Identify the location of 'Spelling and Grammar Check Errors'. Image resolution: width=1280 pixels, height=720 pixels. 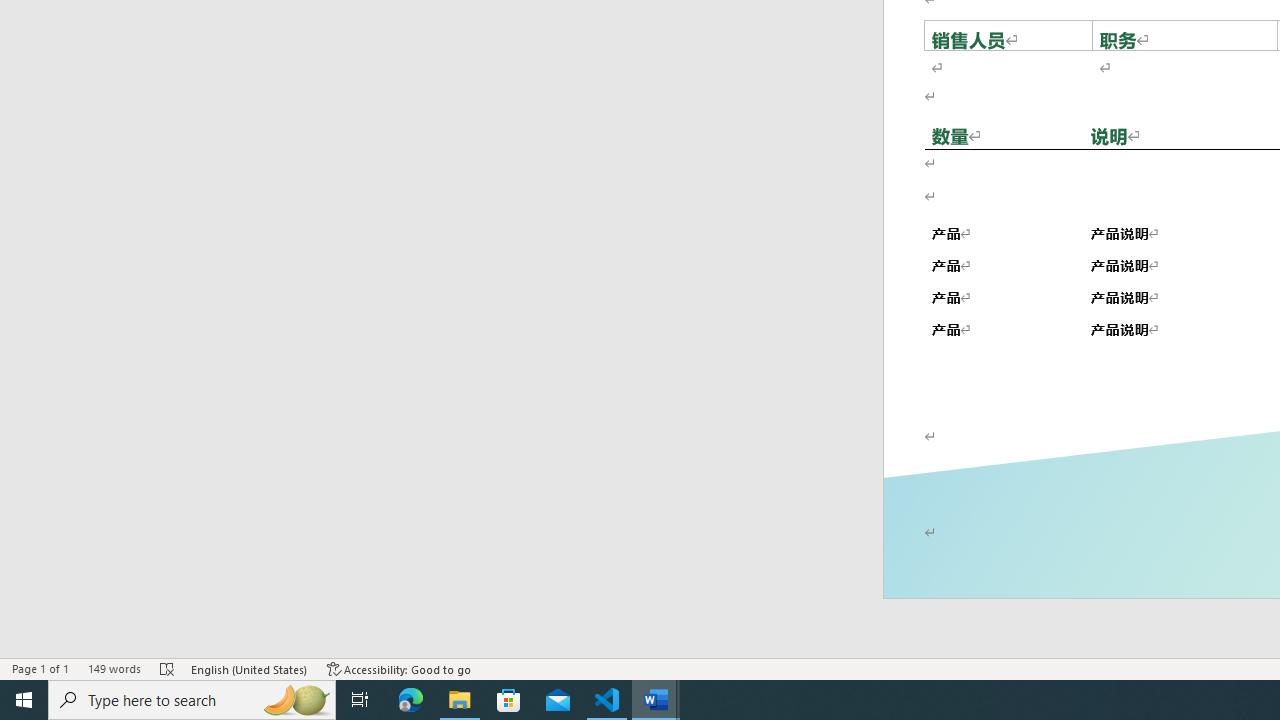
(168, 669).